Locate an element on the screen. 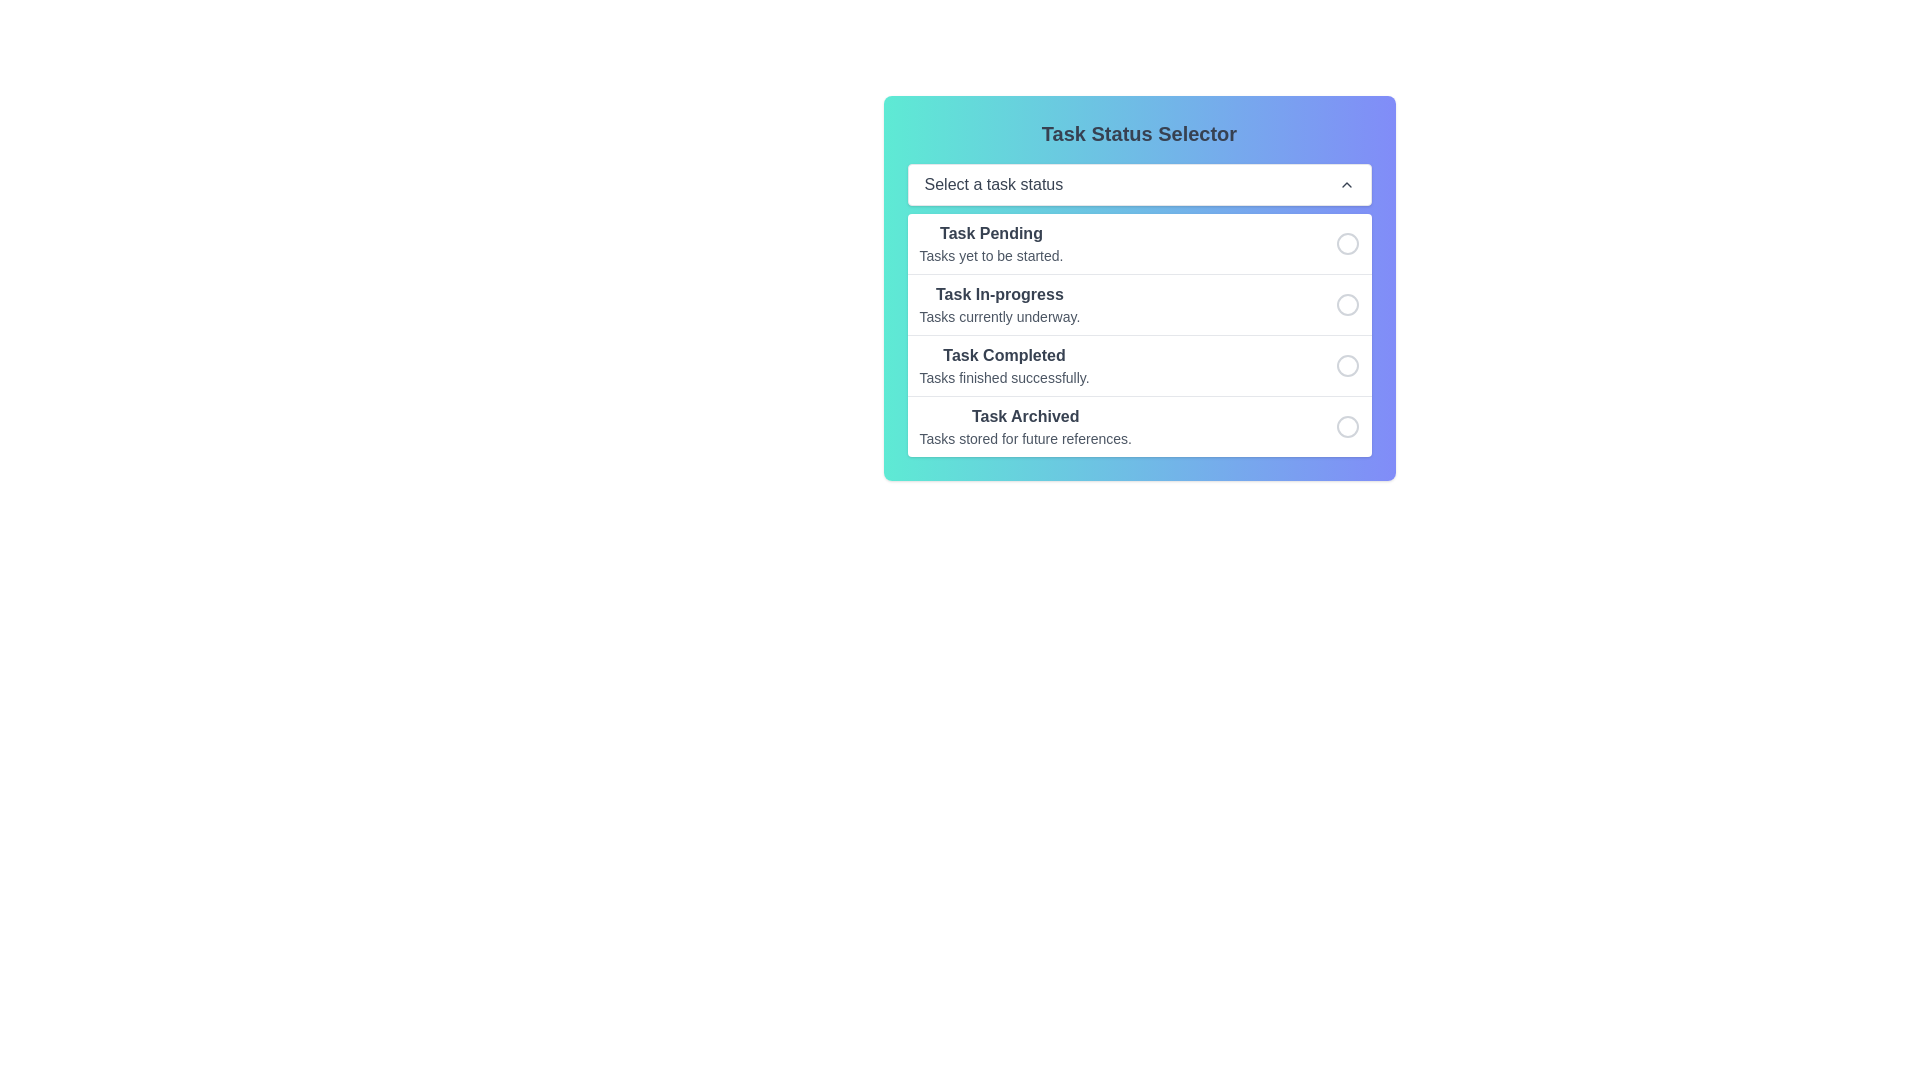  the static text label within the dropdown field to trigger the tooltip is located at coordinates (993, 185).